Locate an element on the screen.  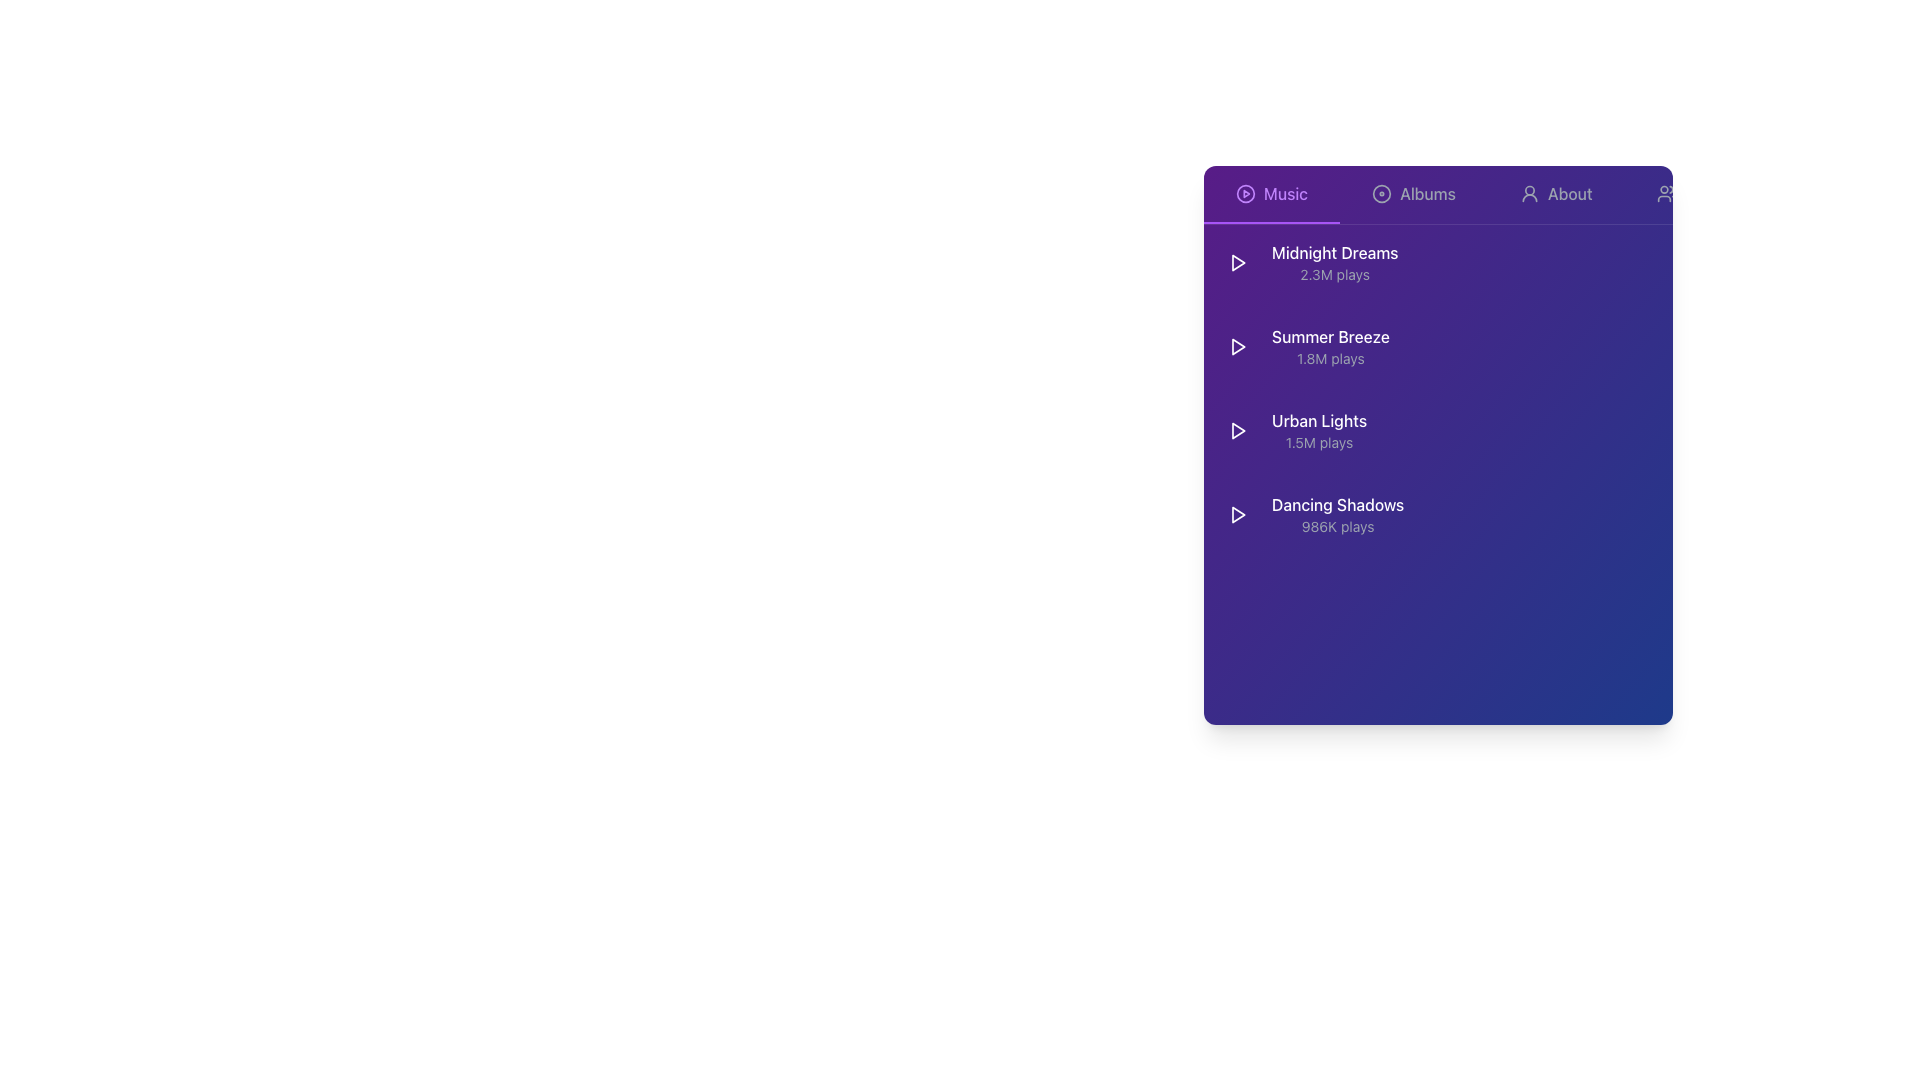
the time icon located next to the text '4:12', which is the first icon in a horizontal group of small interactive icons is located at coordinates (1509, 346).